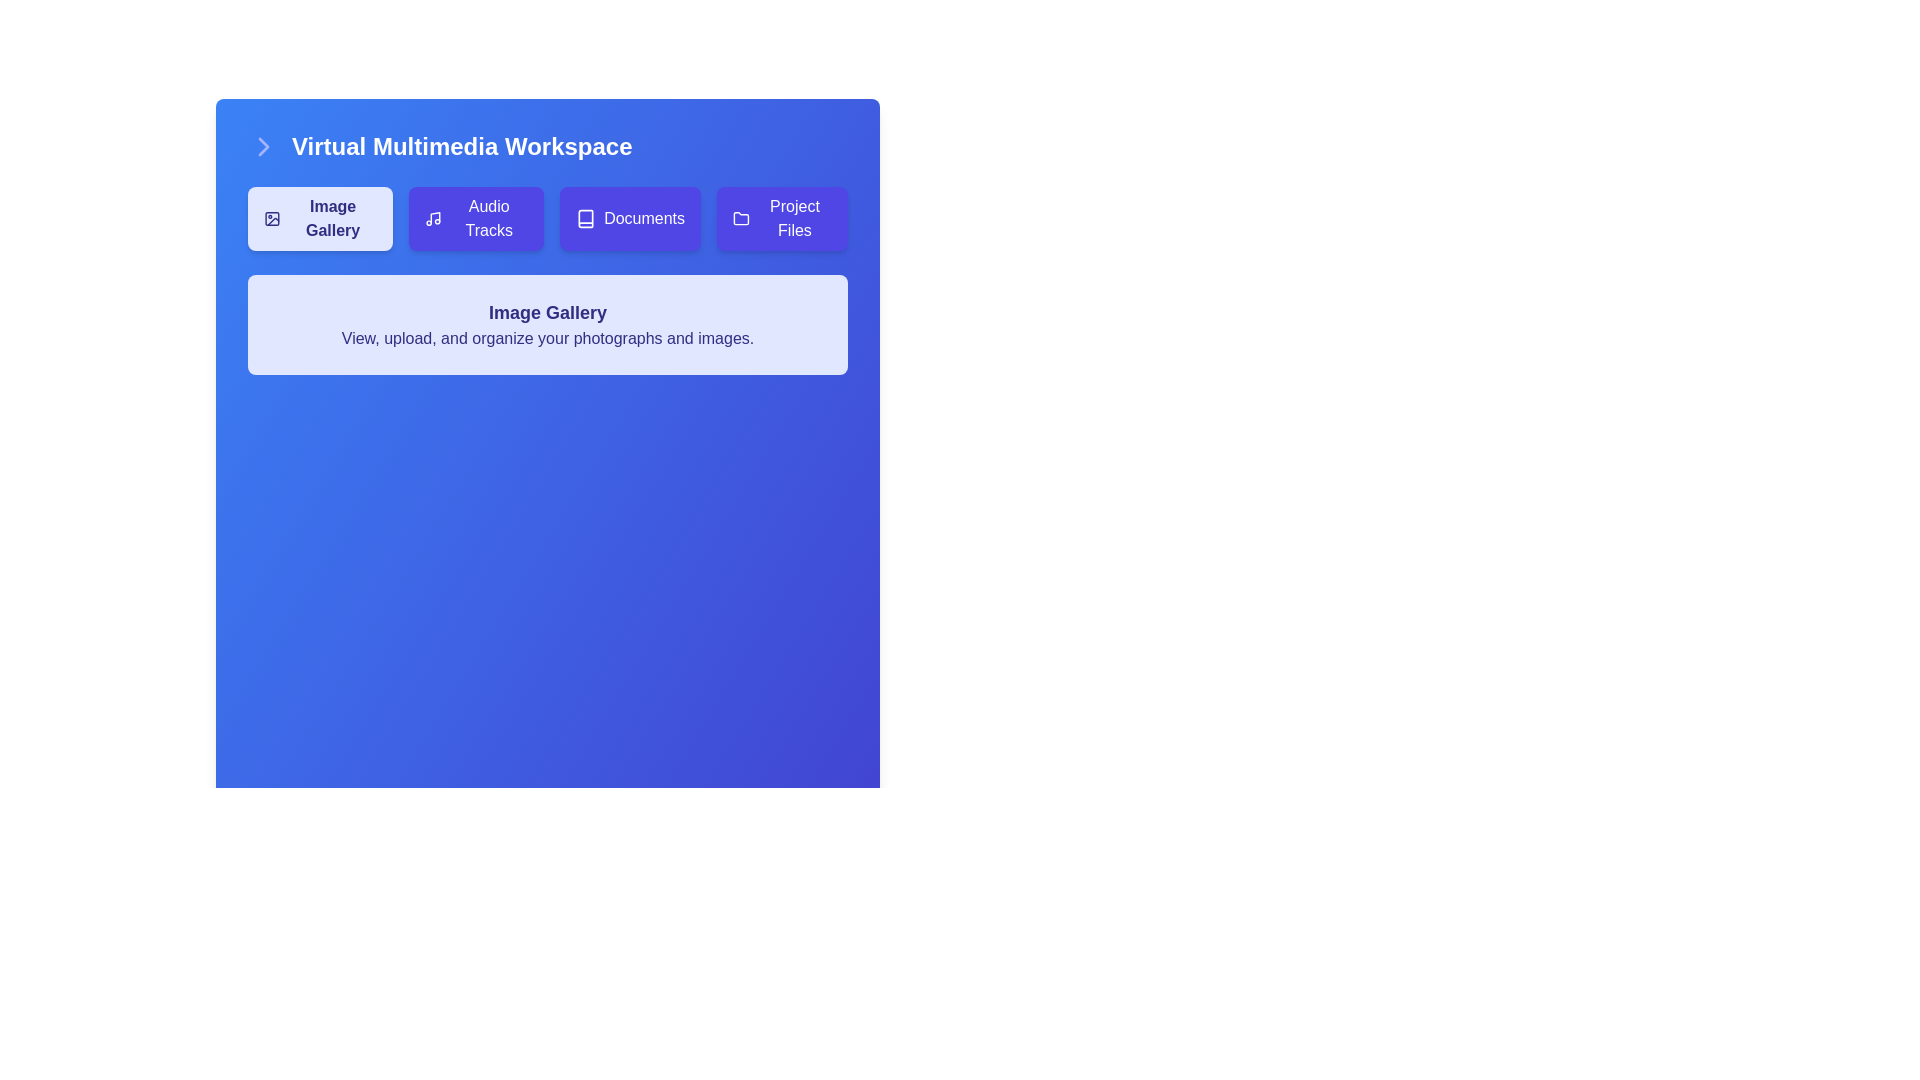 This screenshot has height=1080, width=1920. What do you see at coordinates (547, 145) in the screenshot?
I see `the heading titled 'Virtual Multimedia Workspace', which is a bold, large font text located at the top of the panel and is centrally aligned with a small right-pointing chevron icon to its left` at bounding box center [547, 145].